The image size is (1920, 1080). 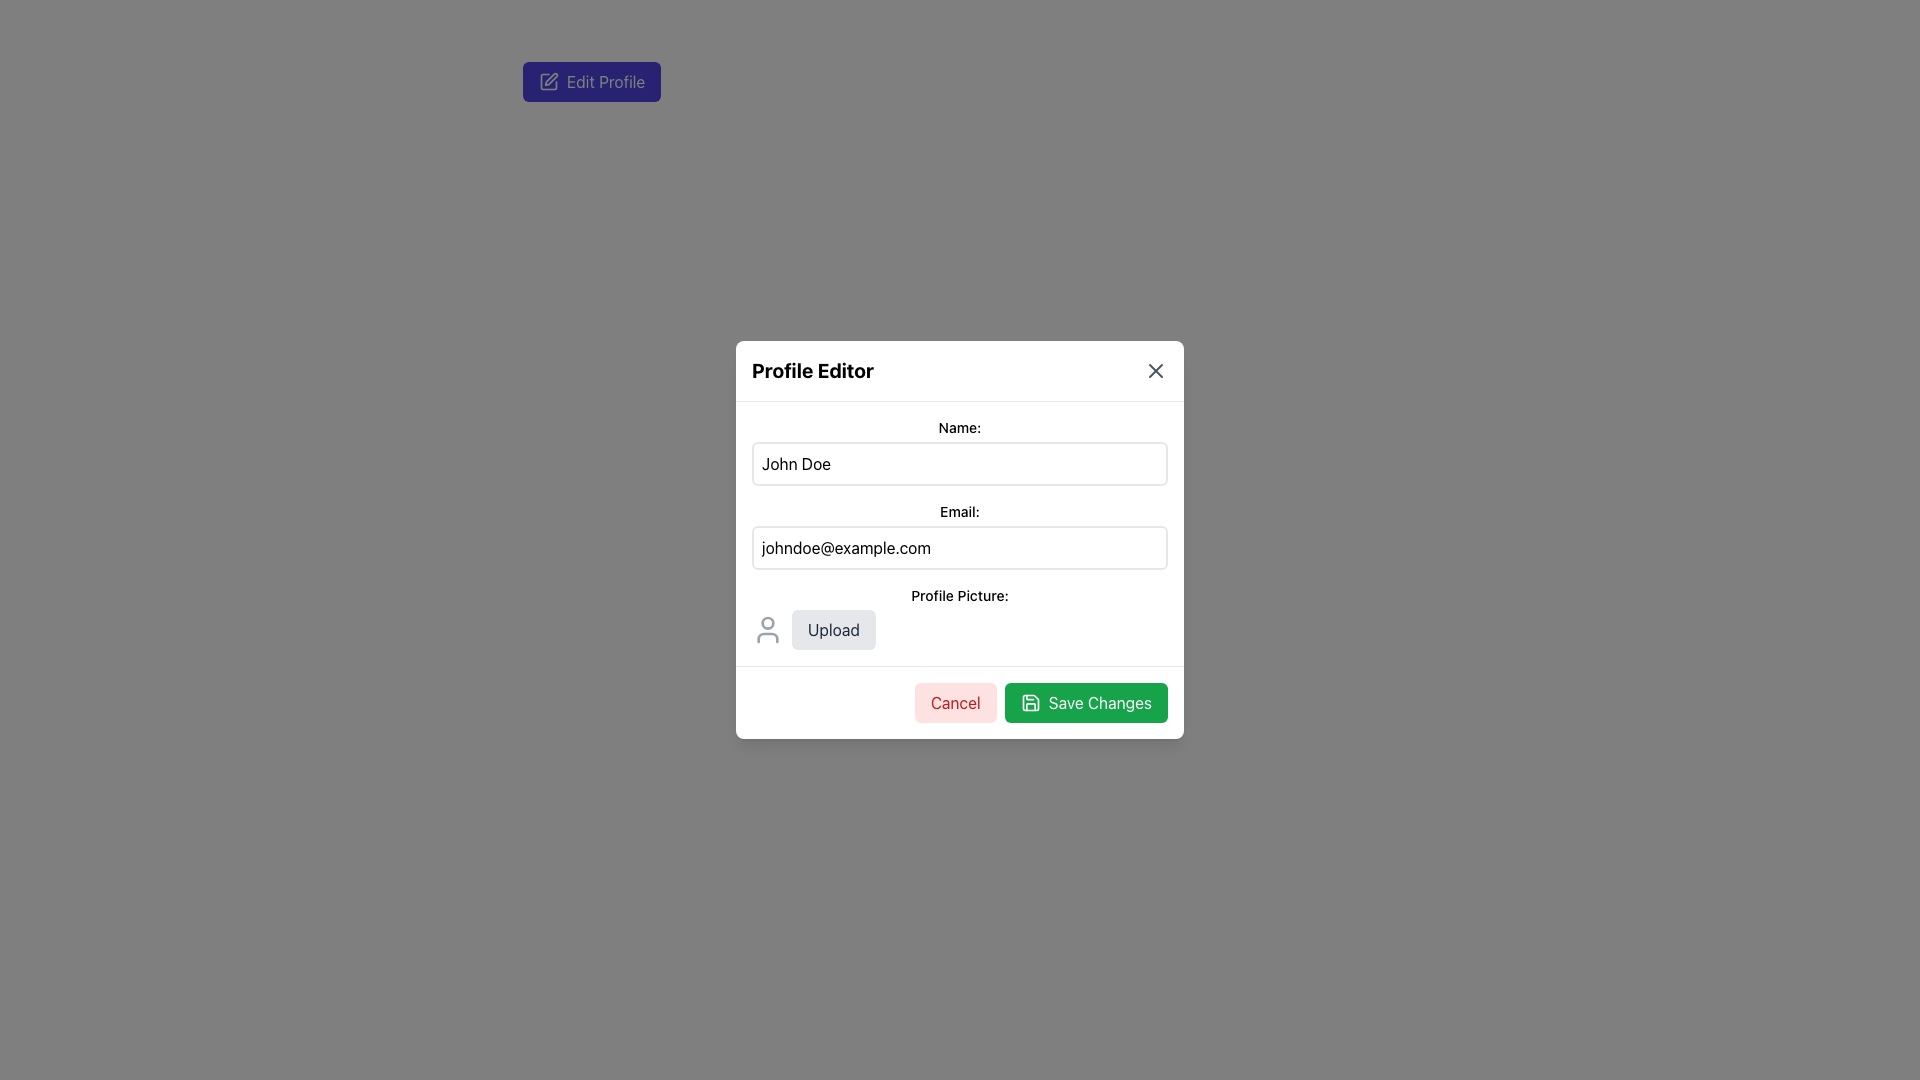 I want to click on the 'Save Changes' button, which is a green rounded rectangular button with white text and a save icon, located in the bottom-right section of the 'Profile Editor' dialog box, so click(x=1085, y=701).